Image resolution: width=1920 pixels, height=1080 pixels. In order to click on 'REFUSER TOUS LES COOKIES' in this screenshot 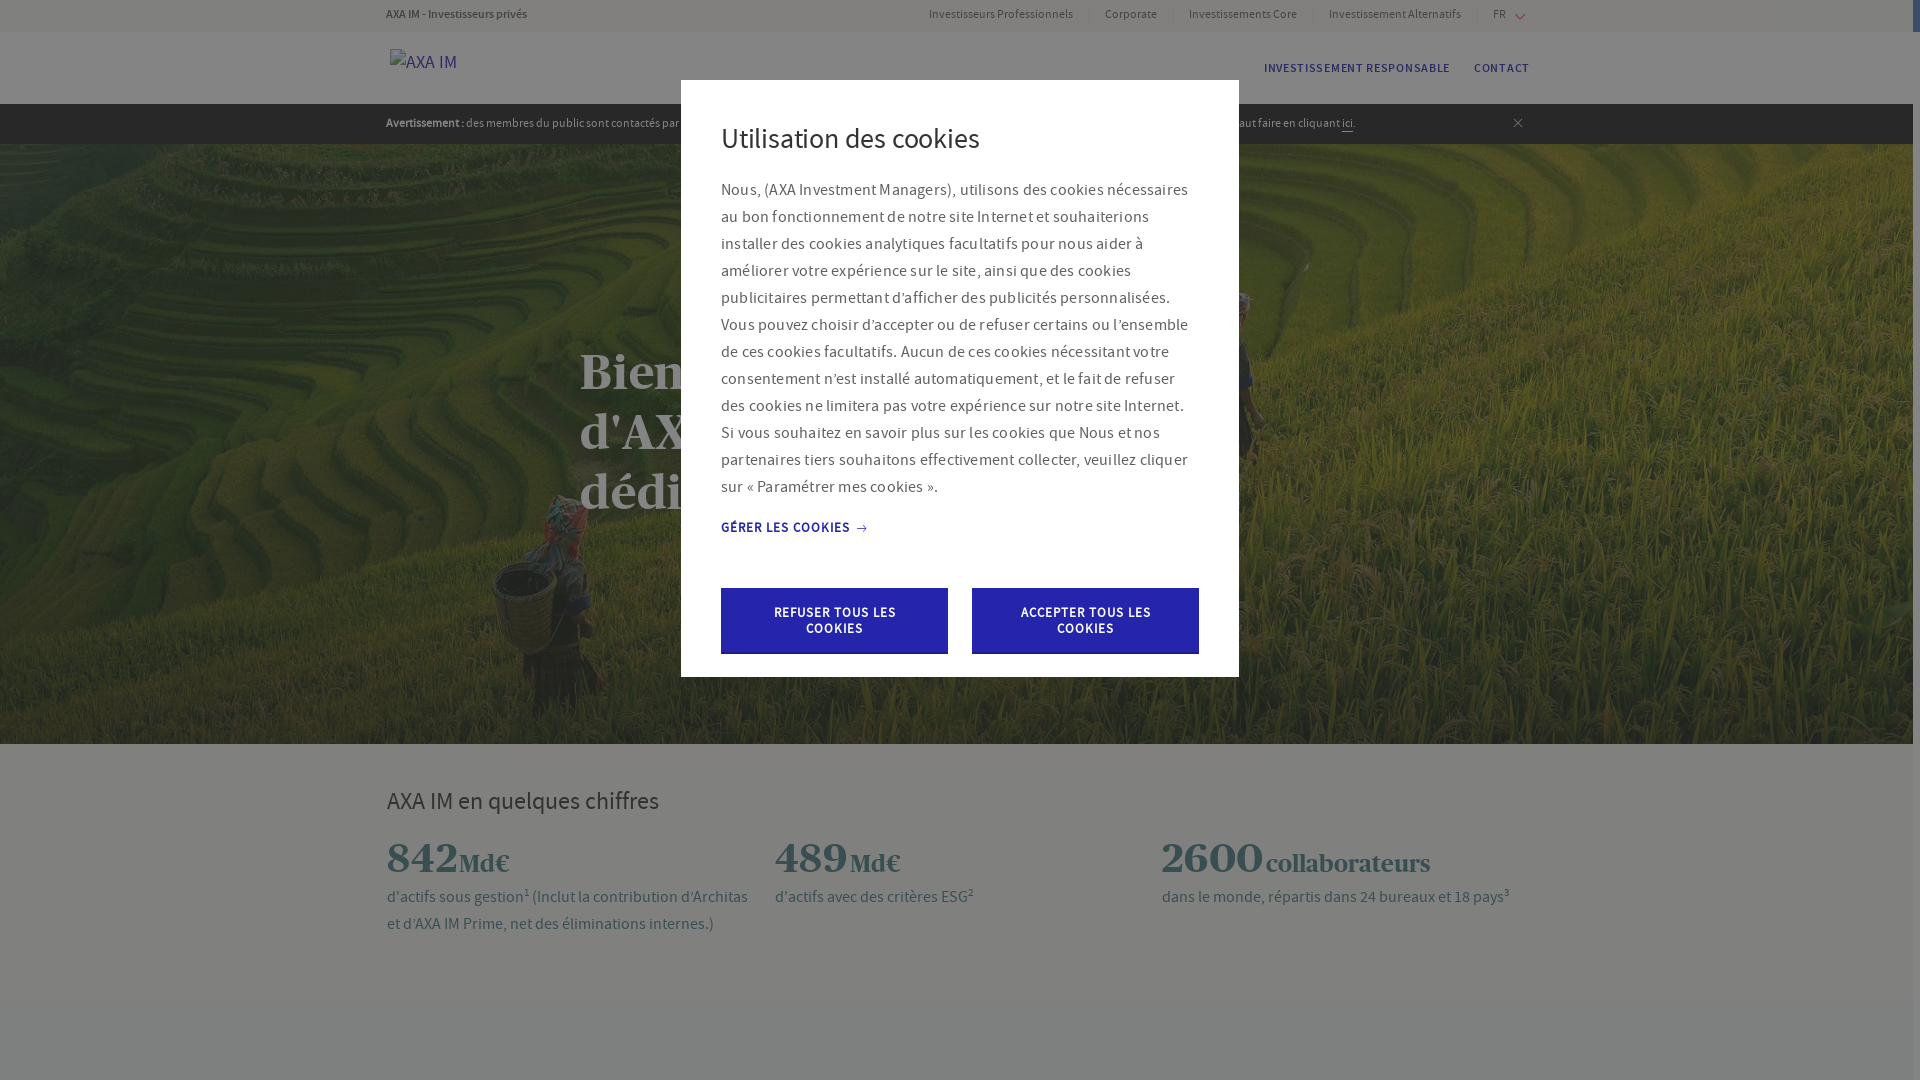, I will do `click(834, 620)`.